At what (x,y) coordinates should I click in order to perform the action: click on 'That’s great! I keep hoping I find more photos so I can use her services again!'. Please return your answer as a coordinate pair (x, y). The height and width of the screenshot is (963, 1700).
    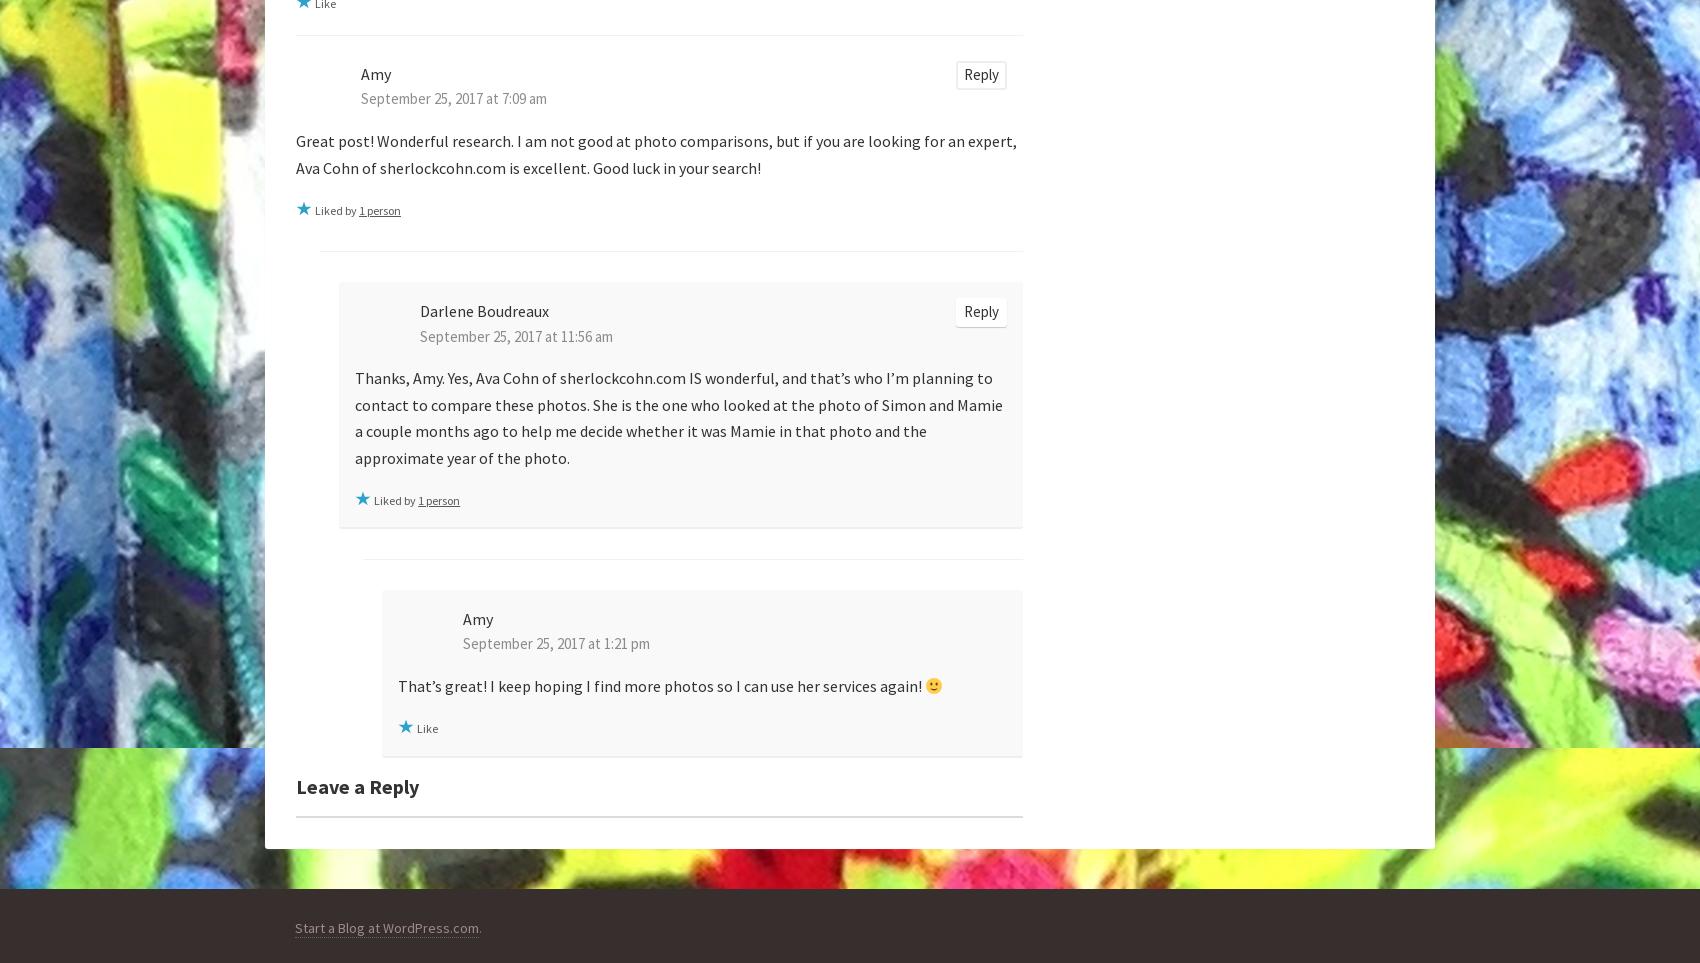
    Looking at the image, I should click on (661, 686).